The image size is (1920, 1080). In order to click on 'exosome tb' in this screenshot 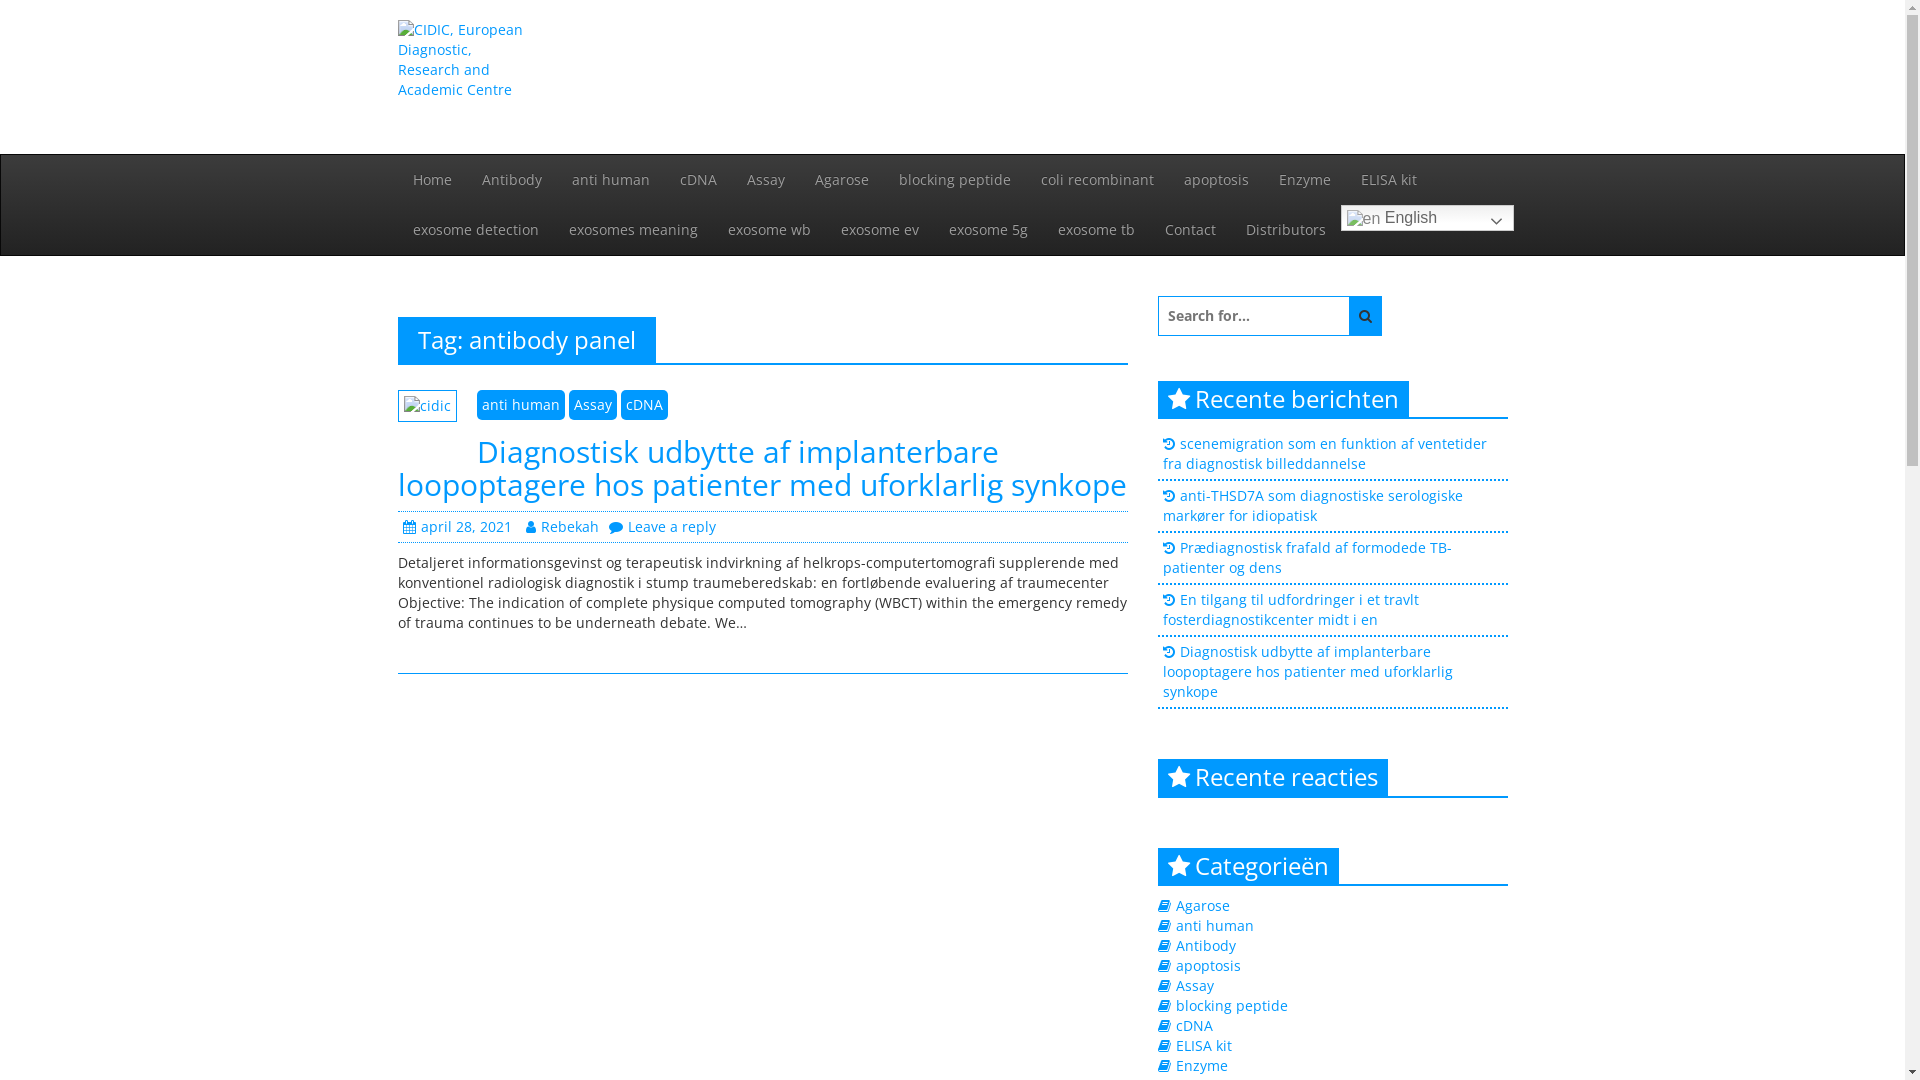, I will do `click(1094, 229)`.